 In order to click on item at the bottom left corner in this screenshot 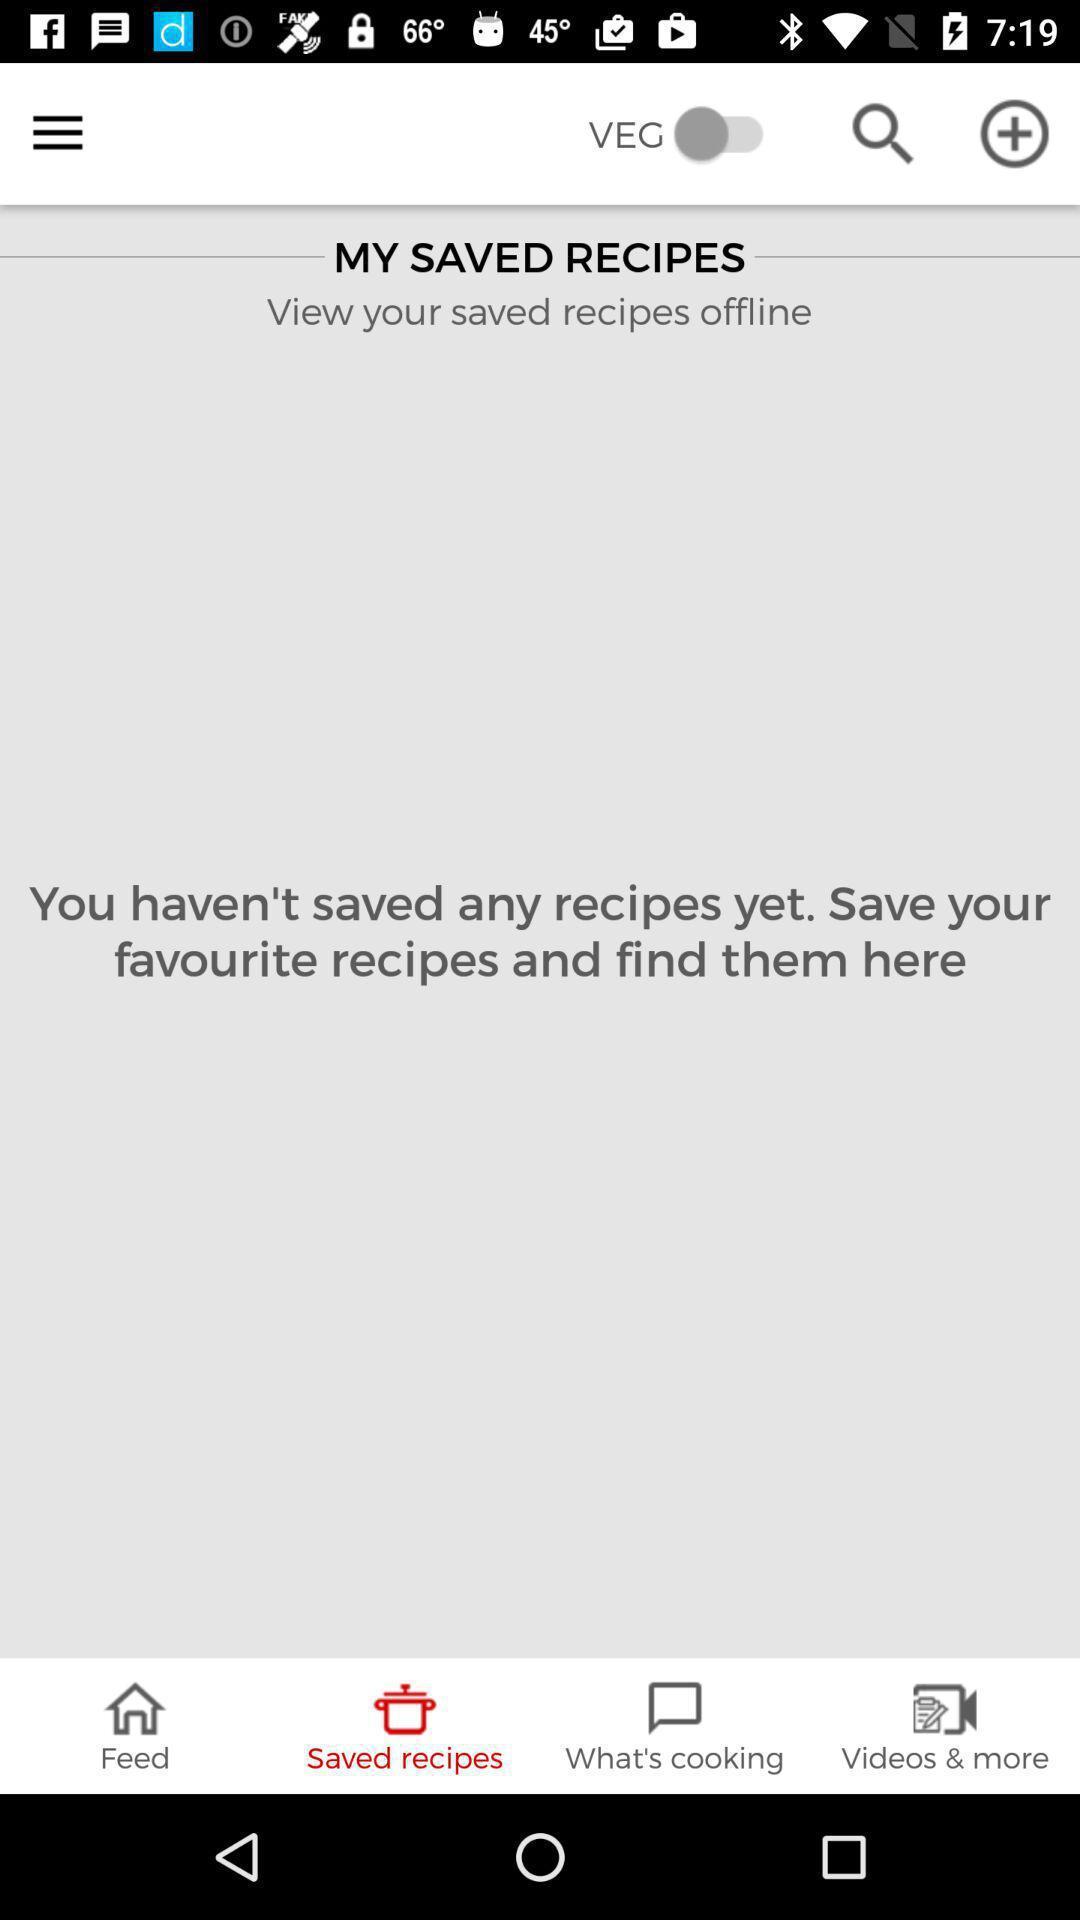, I will do `click(135, 1725)`.